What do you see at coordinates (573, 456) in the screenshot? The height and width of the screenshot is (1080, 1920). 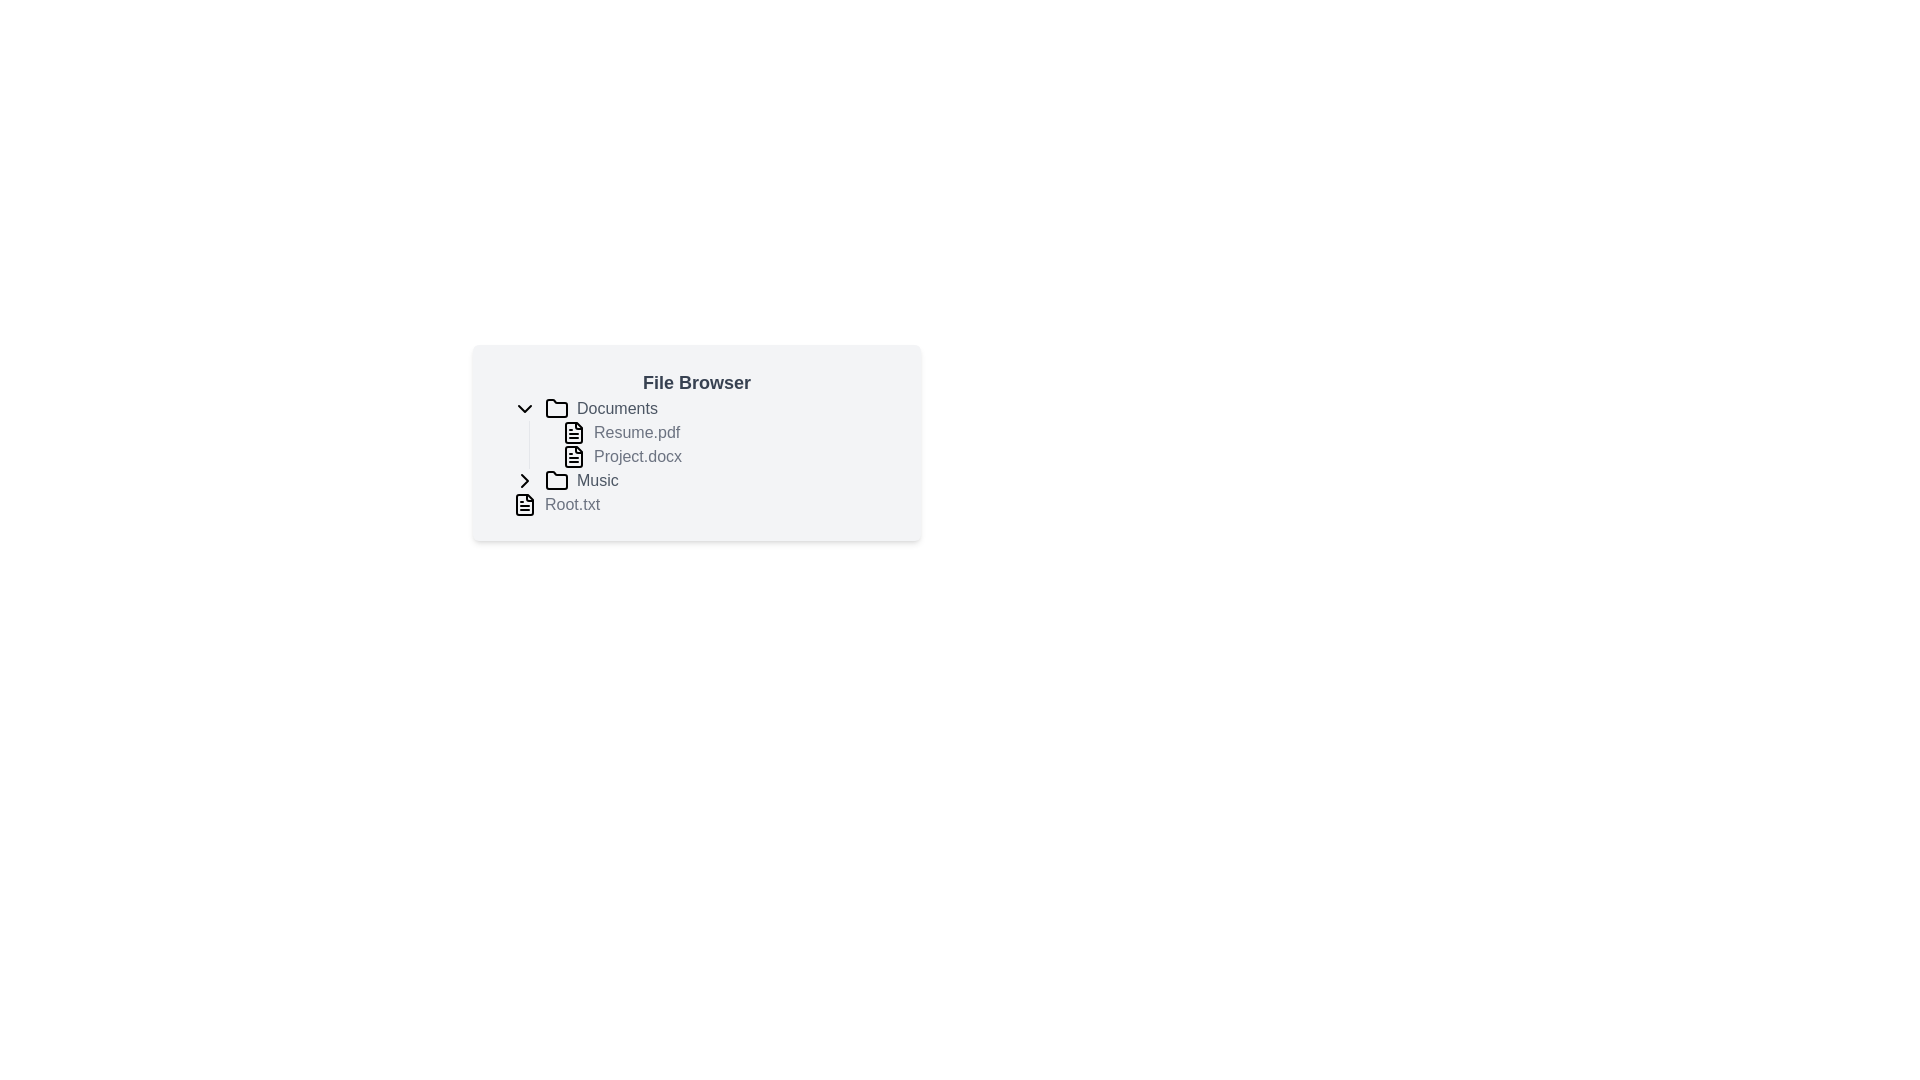 I see `the document file icon representing 'Project.docx' in the 'File Browser' component, which is the first icon in the horizontal grouping next to its label` at bounding box center [573, 456].